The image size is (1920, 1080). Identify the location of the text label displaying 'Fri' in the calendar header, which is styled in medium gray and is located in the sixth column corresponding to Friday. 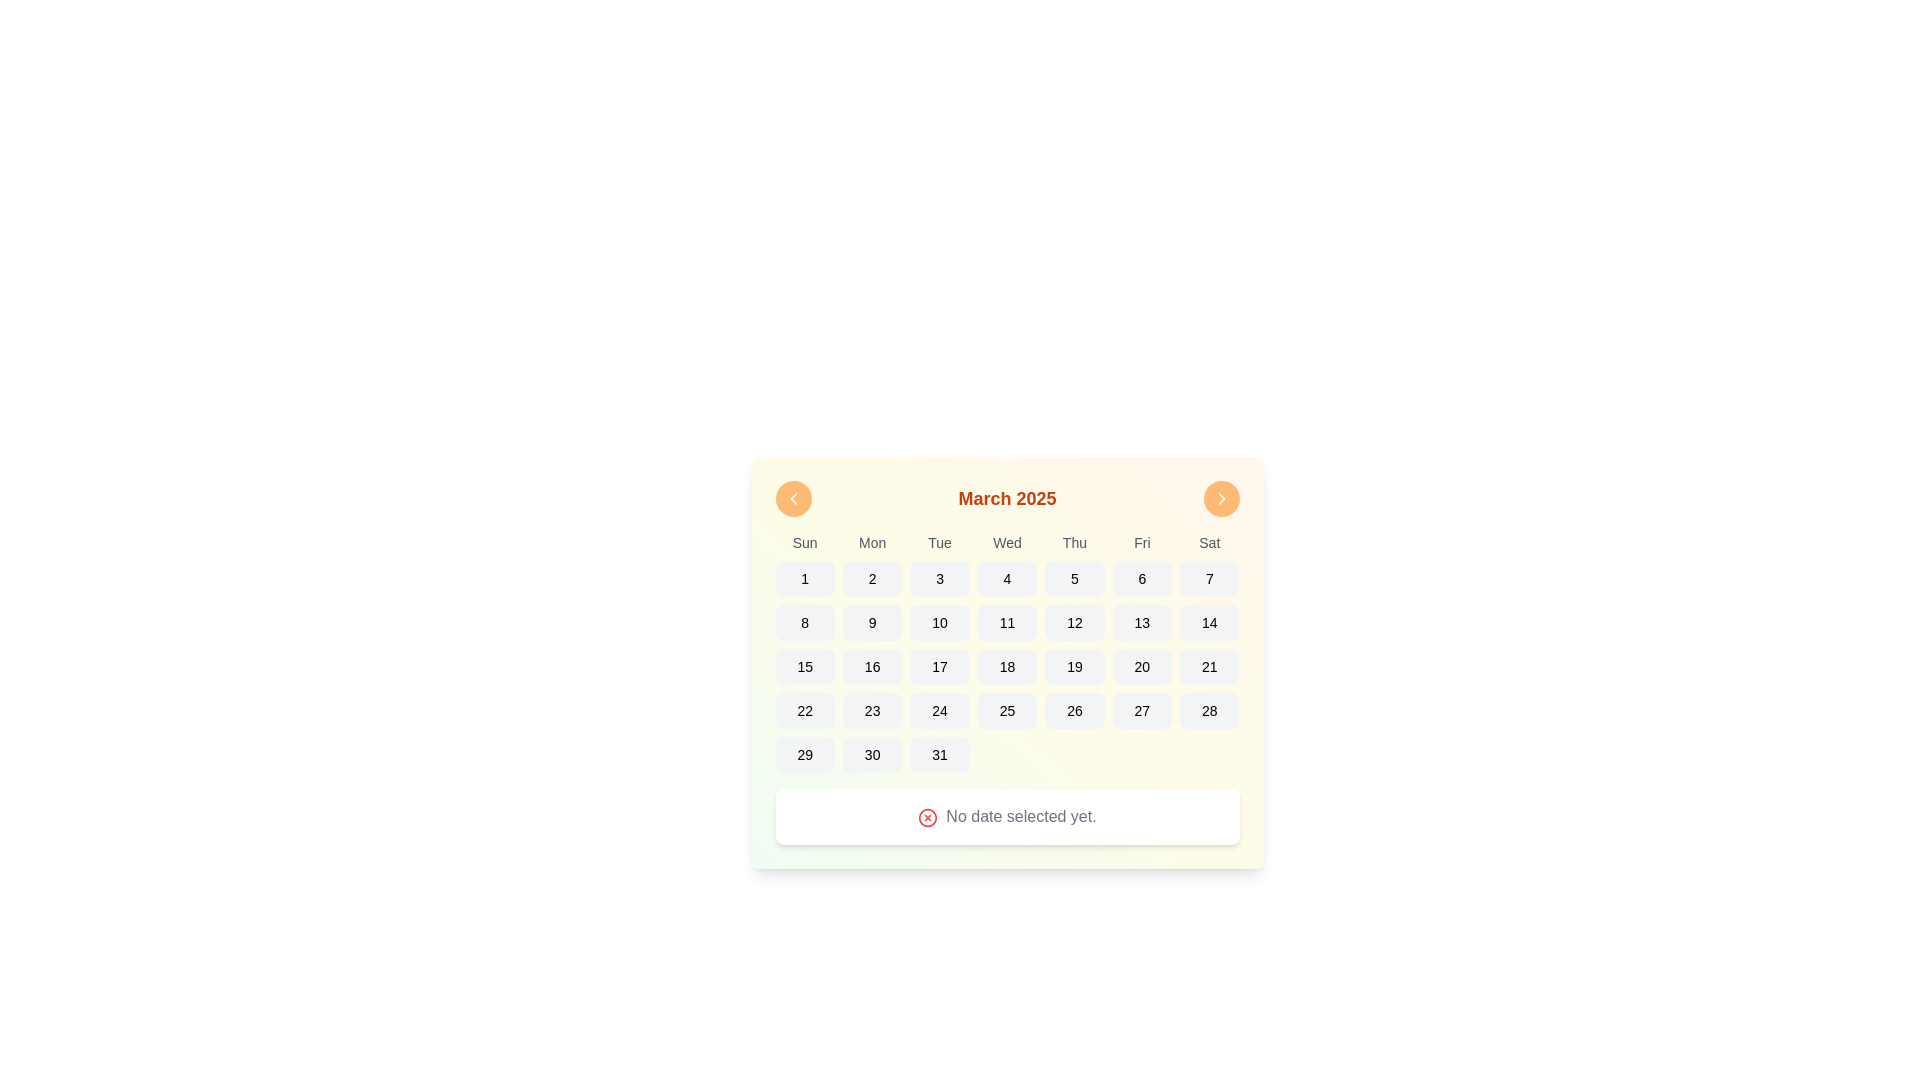
(1142, 543).